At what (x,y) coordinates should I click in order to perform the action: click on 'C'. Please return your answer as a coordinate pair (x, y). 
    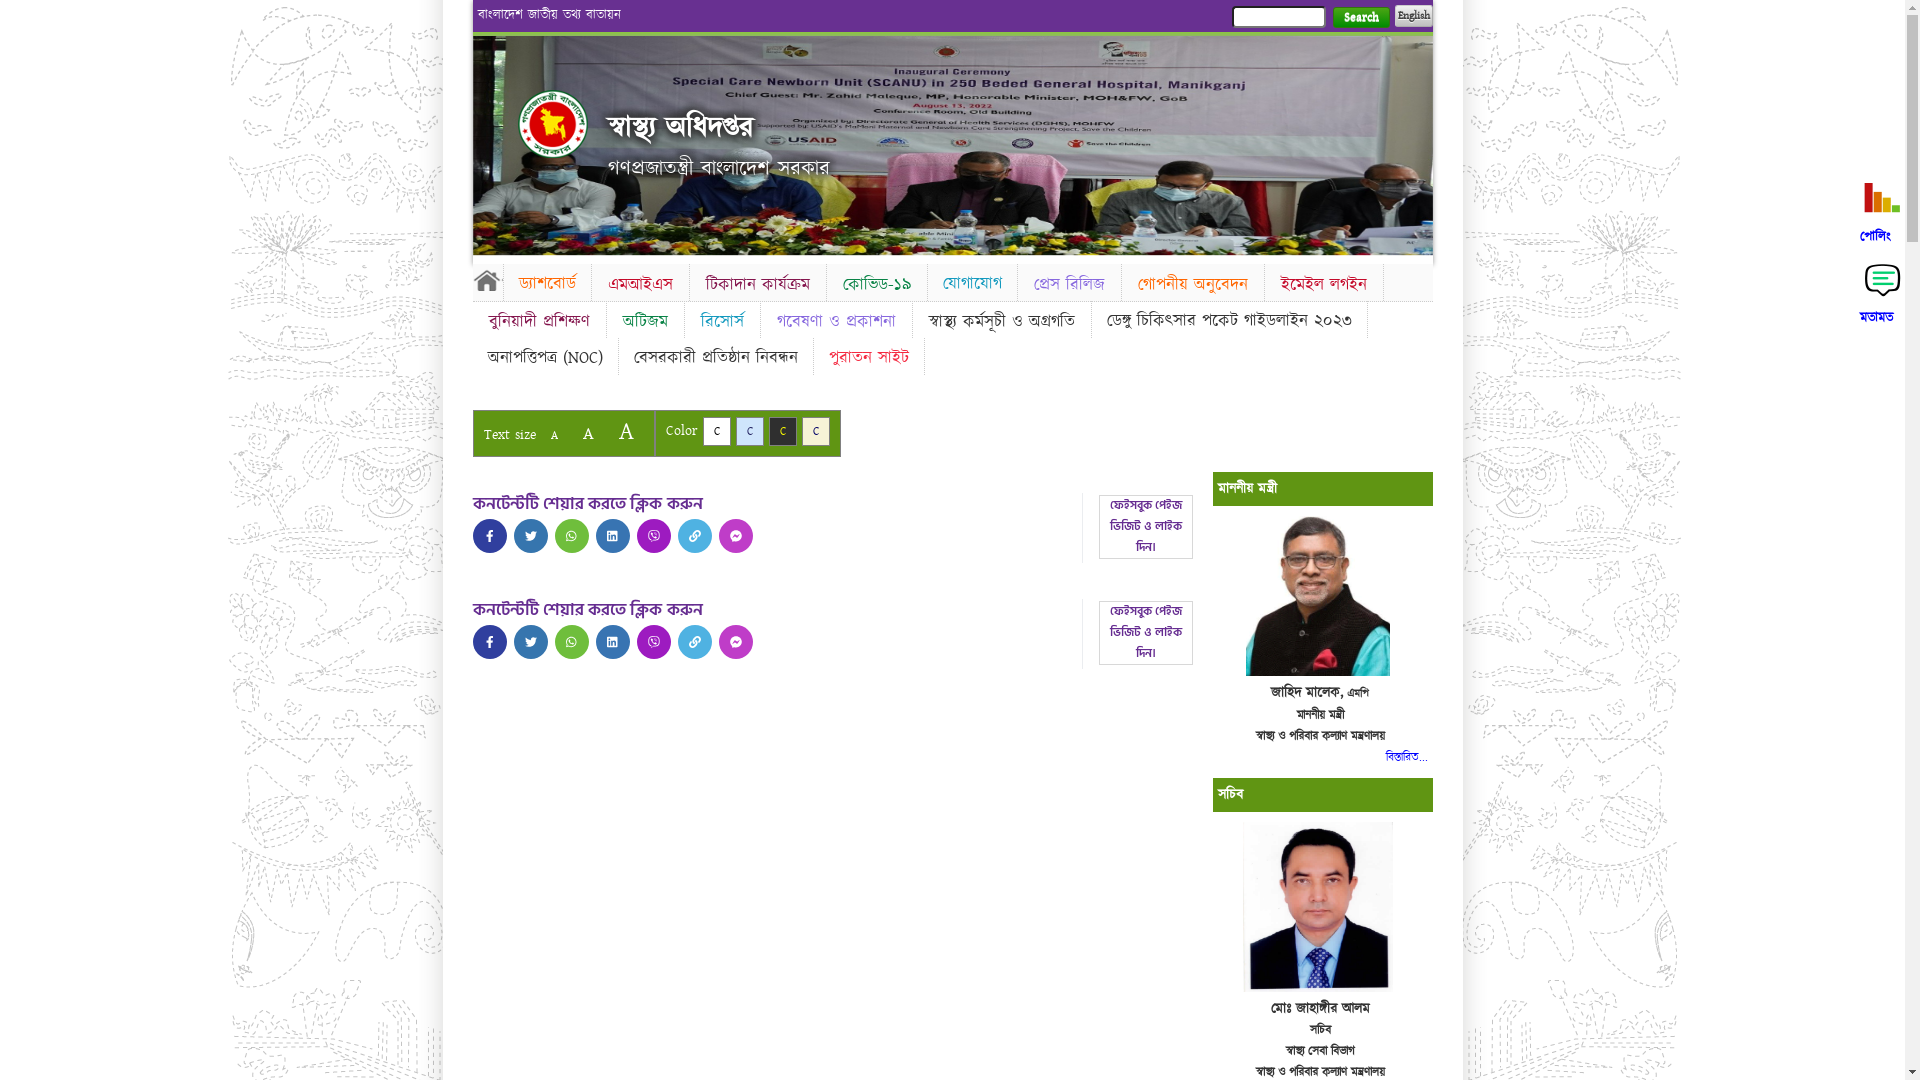
    Looking at the image, I should click on (781, 430).